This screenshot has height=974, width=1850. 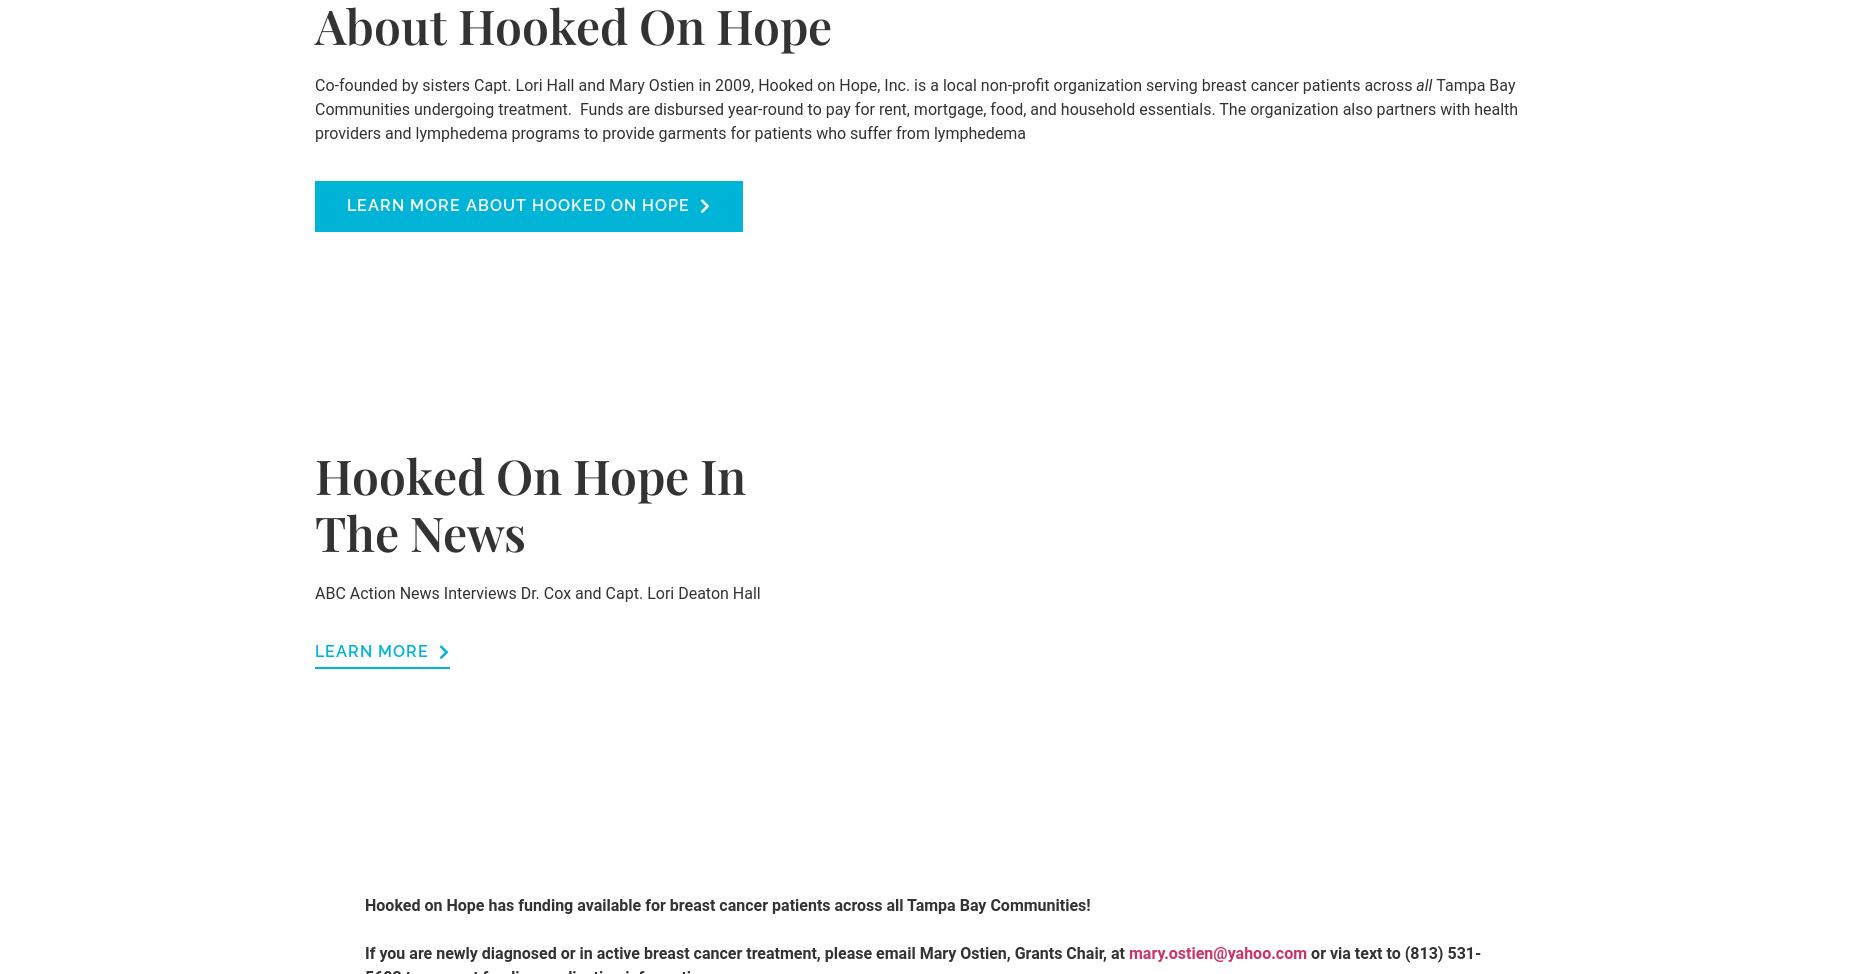 I want to click on 'Hooked On Hope In The News', so click(x=530, y=502).